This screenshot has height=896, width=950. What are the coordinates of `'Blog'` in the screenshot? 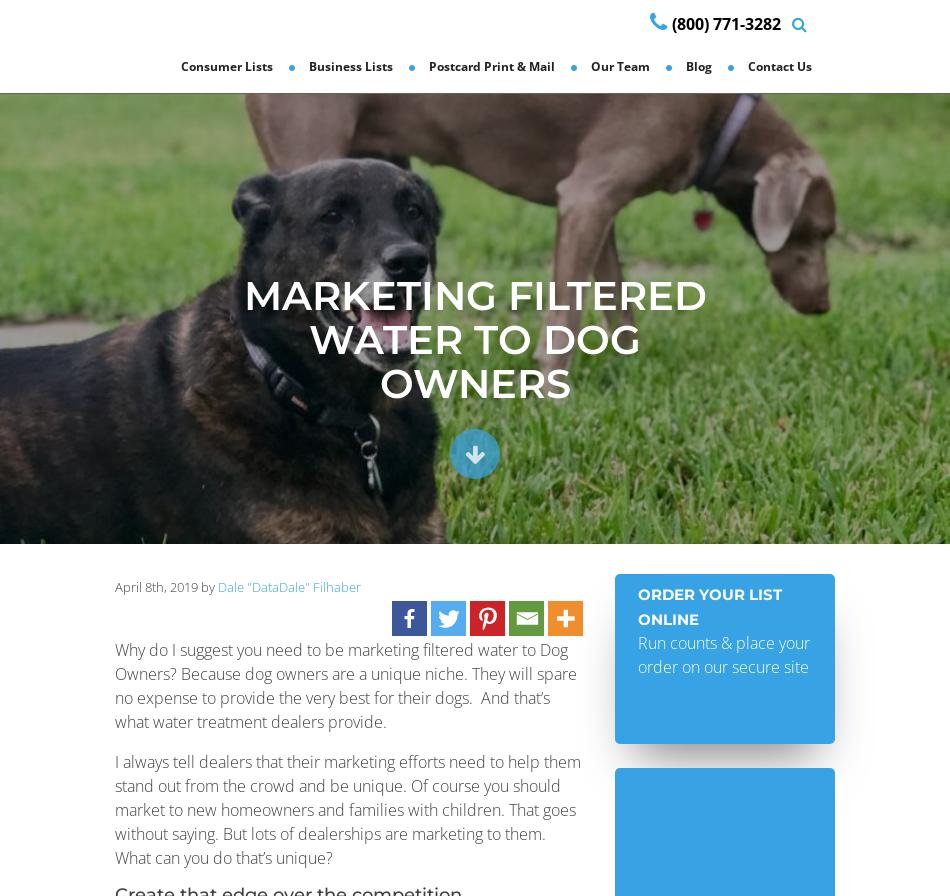 It's located at (699, 66).